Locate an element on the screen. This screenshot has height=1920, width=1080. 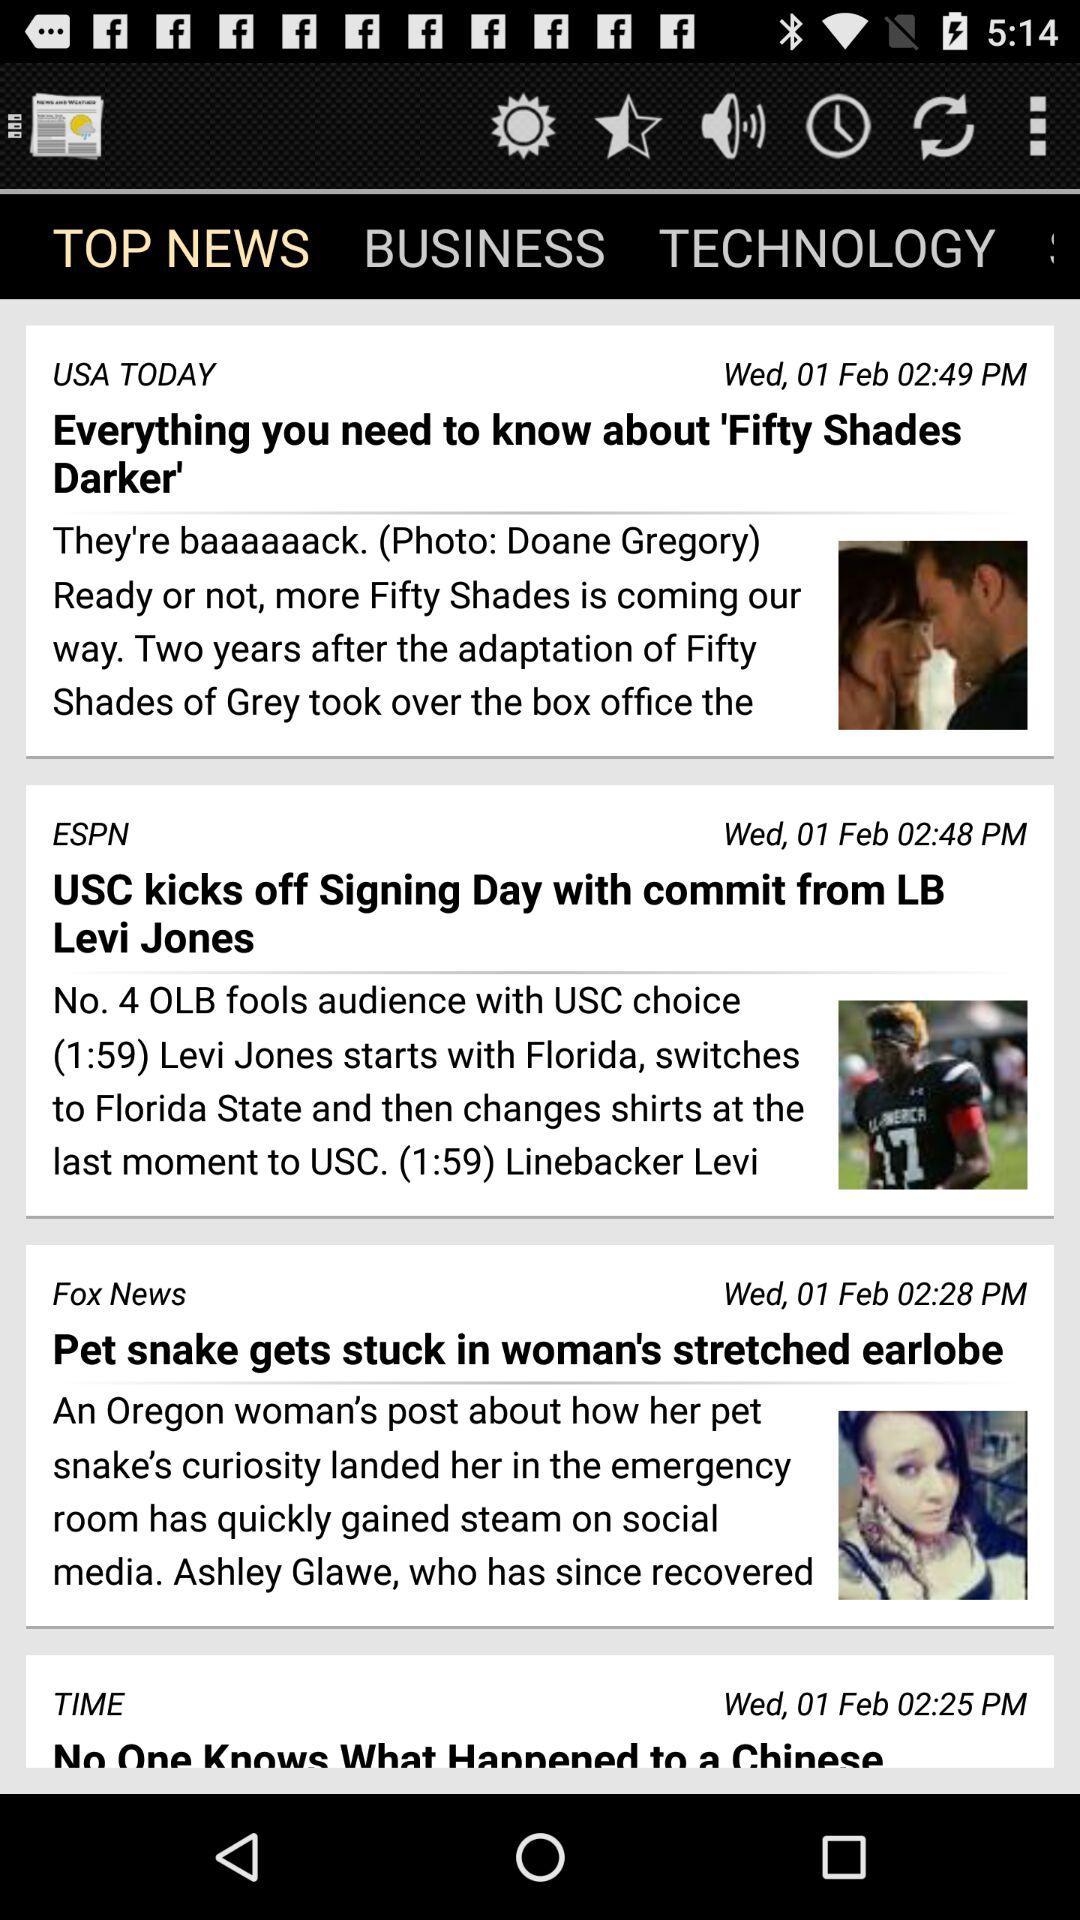
the volume icon is located at coordinates (733, 133).